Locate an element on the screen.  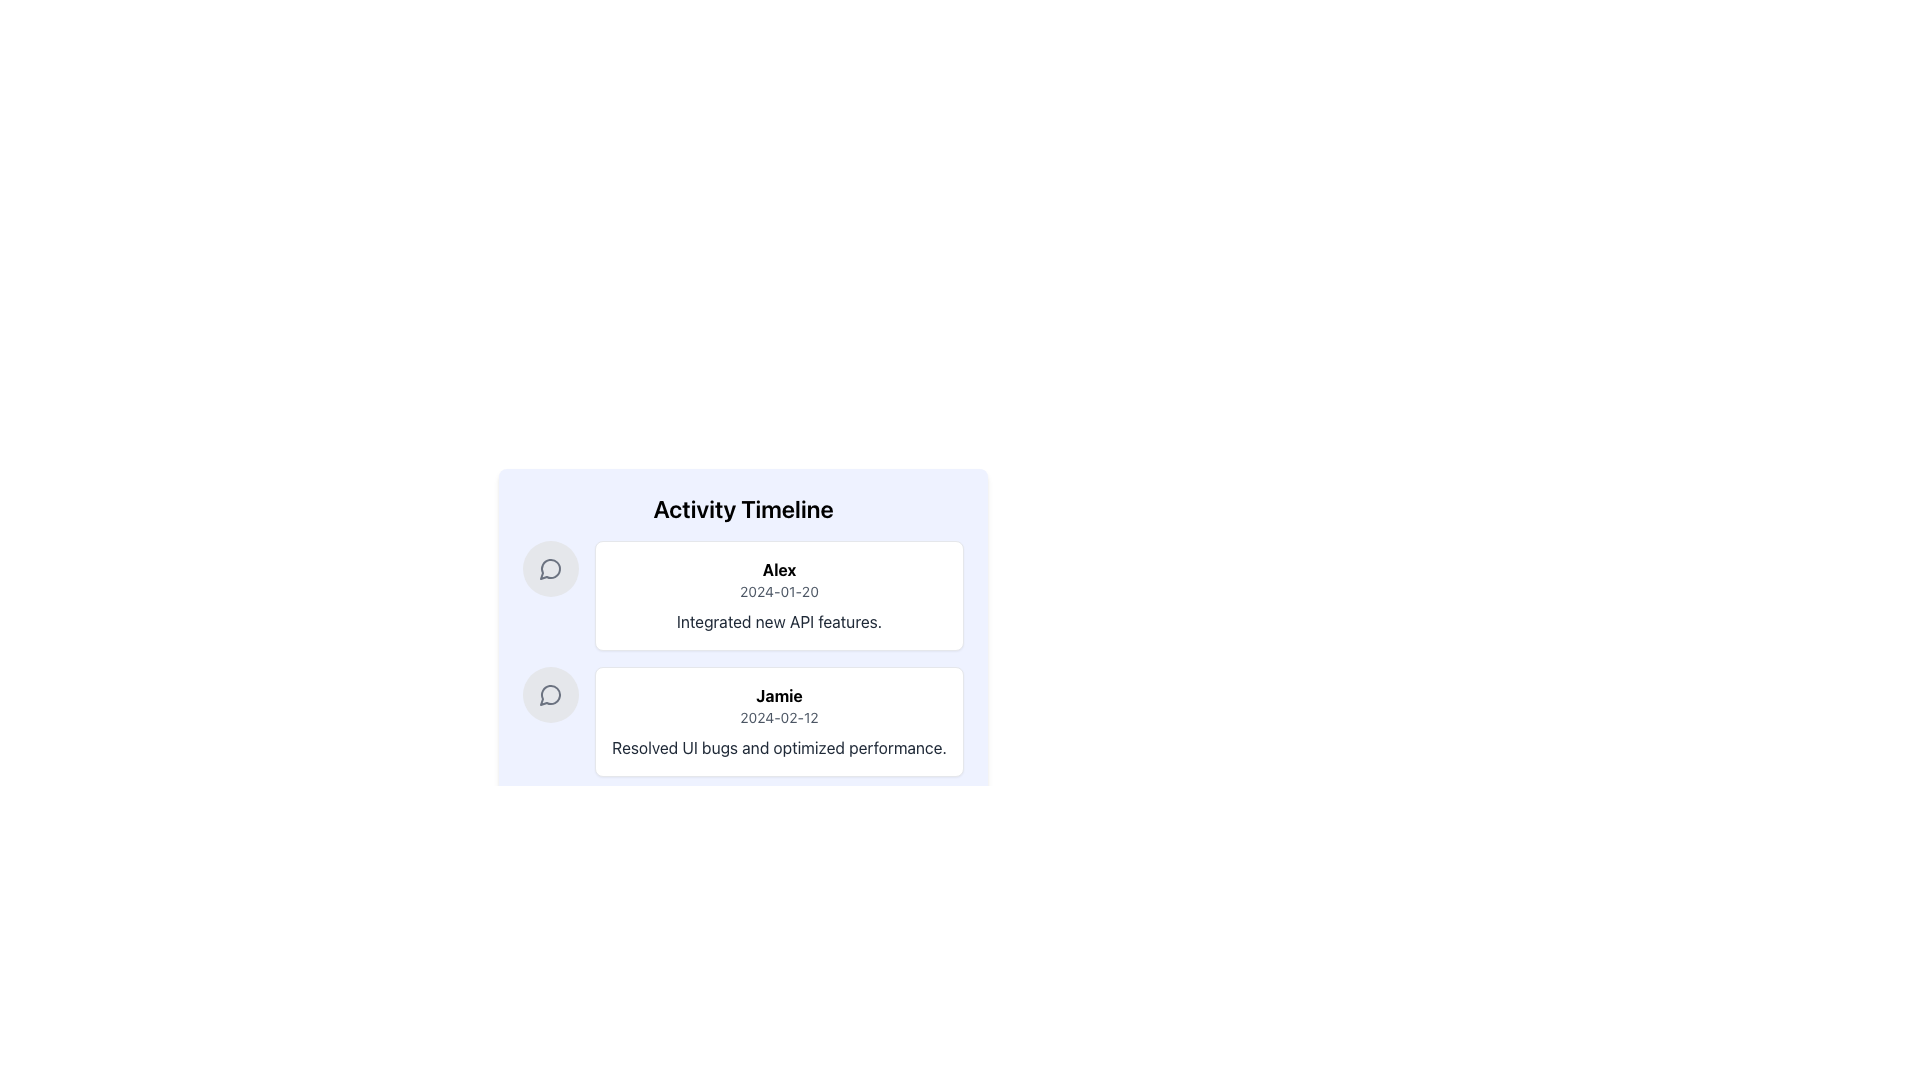
text content of the Informational Card, which is the first item in the Activity Timeline above the element containing 'Jamie' is located at coordinates (742, 595).